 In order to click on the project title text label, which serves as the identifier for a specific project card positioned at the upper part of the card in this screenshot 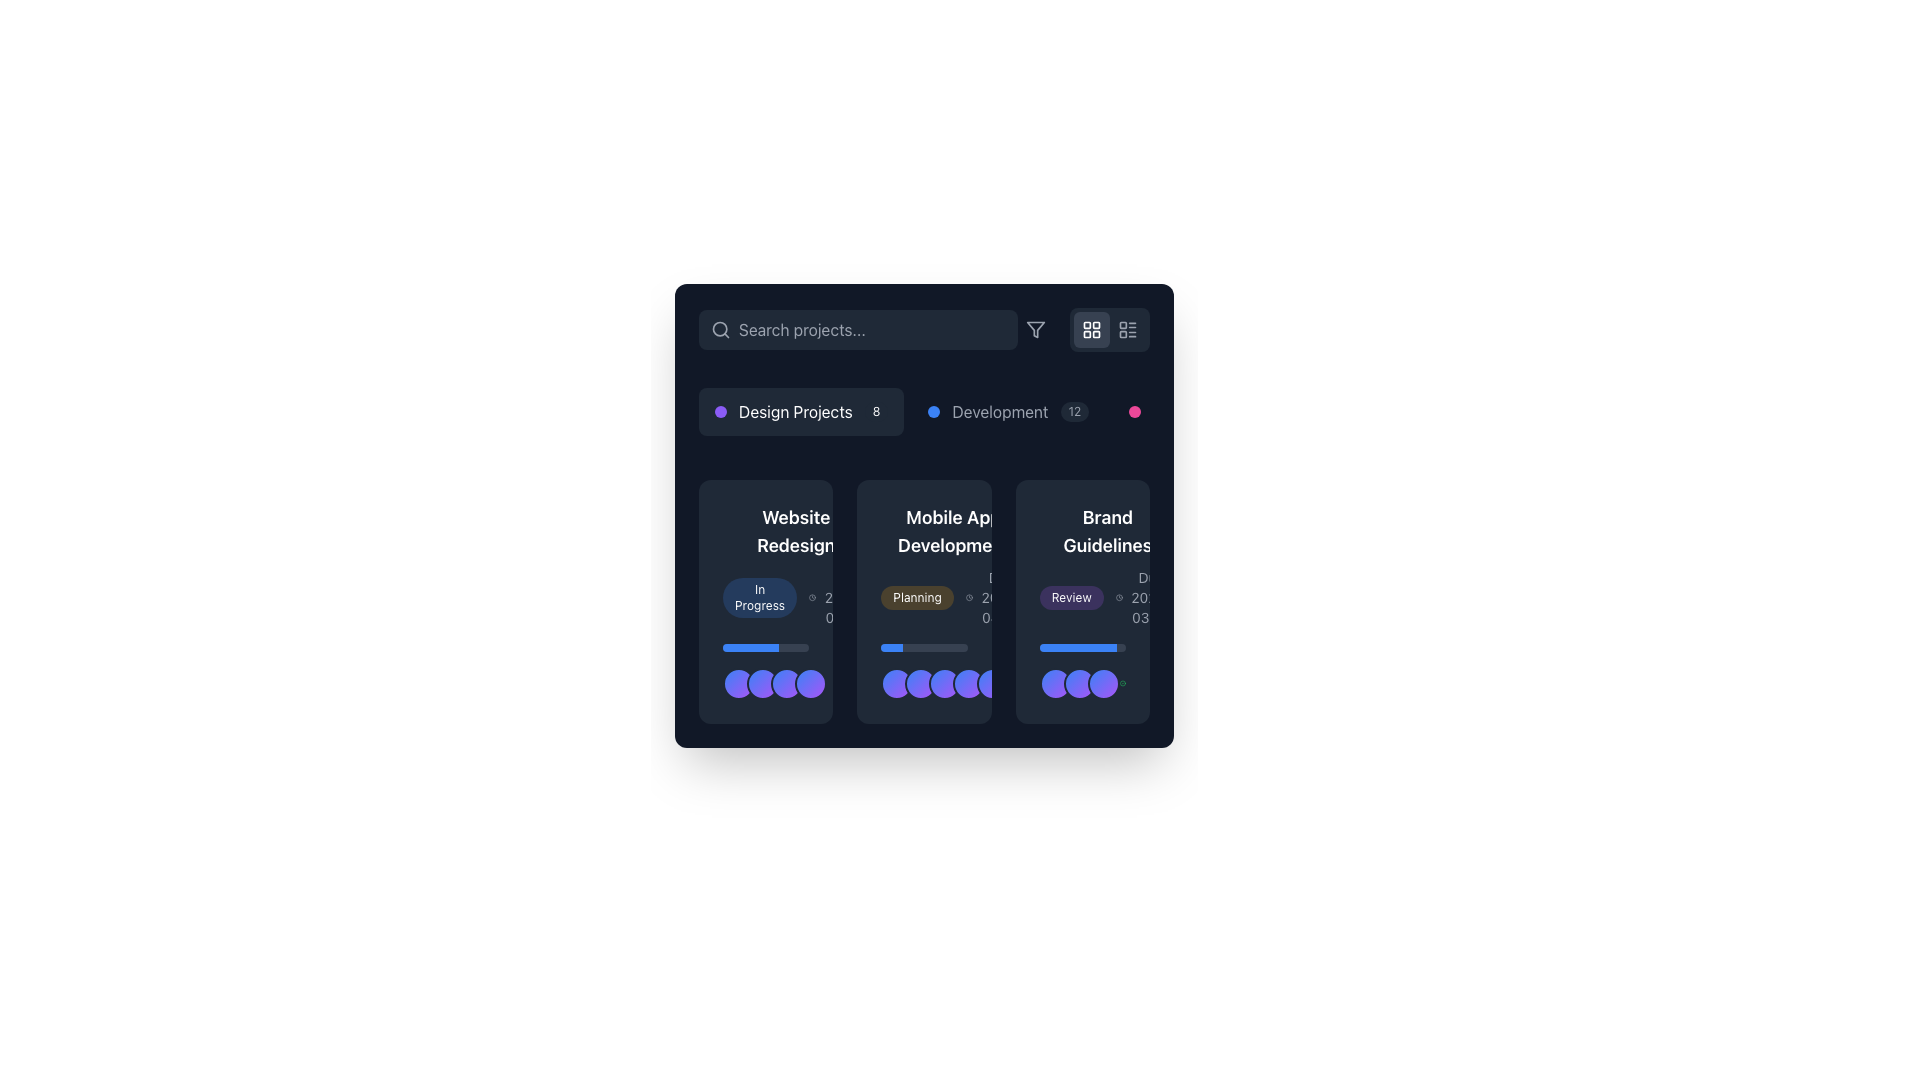, I will do `click(952, 531)`.